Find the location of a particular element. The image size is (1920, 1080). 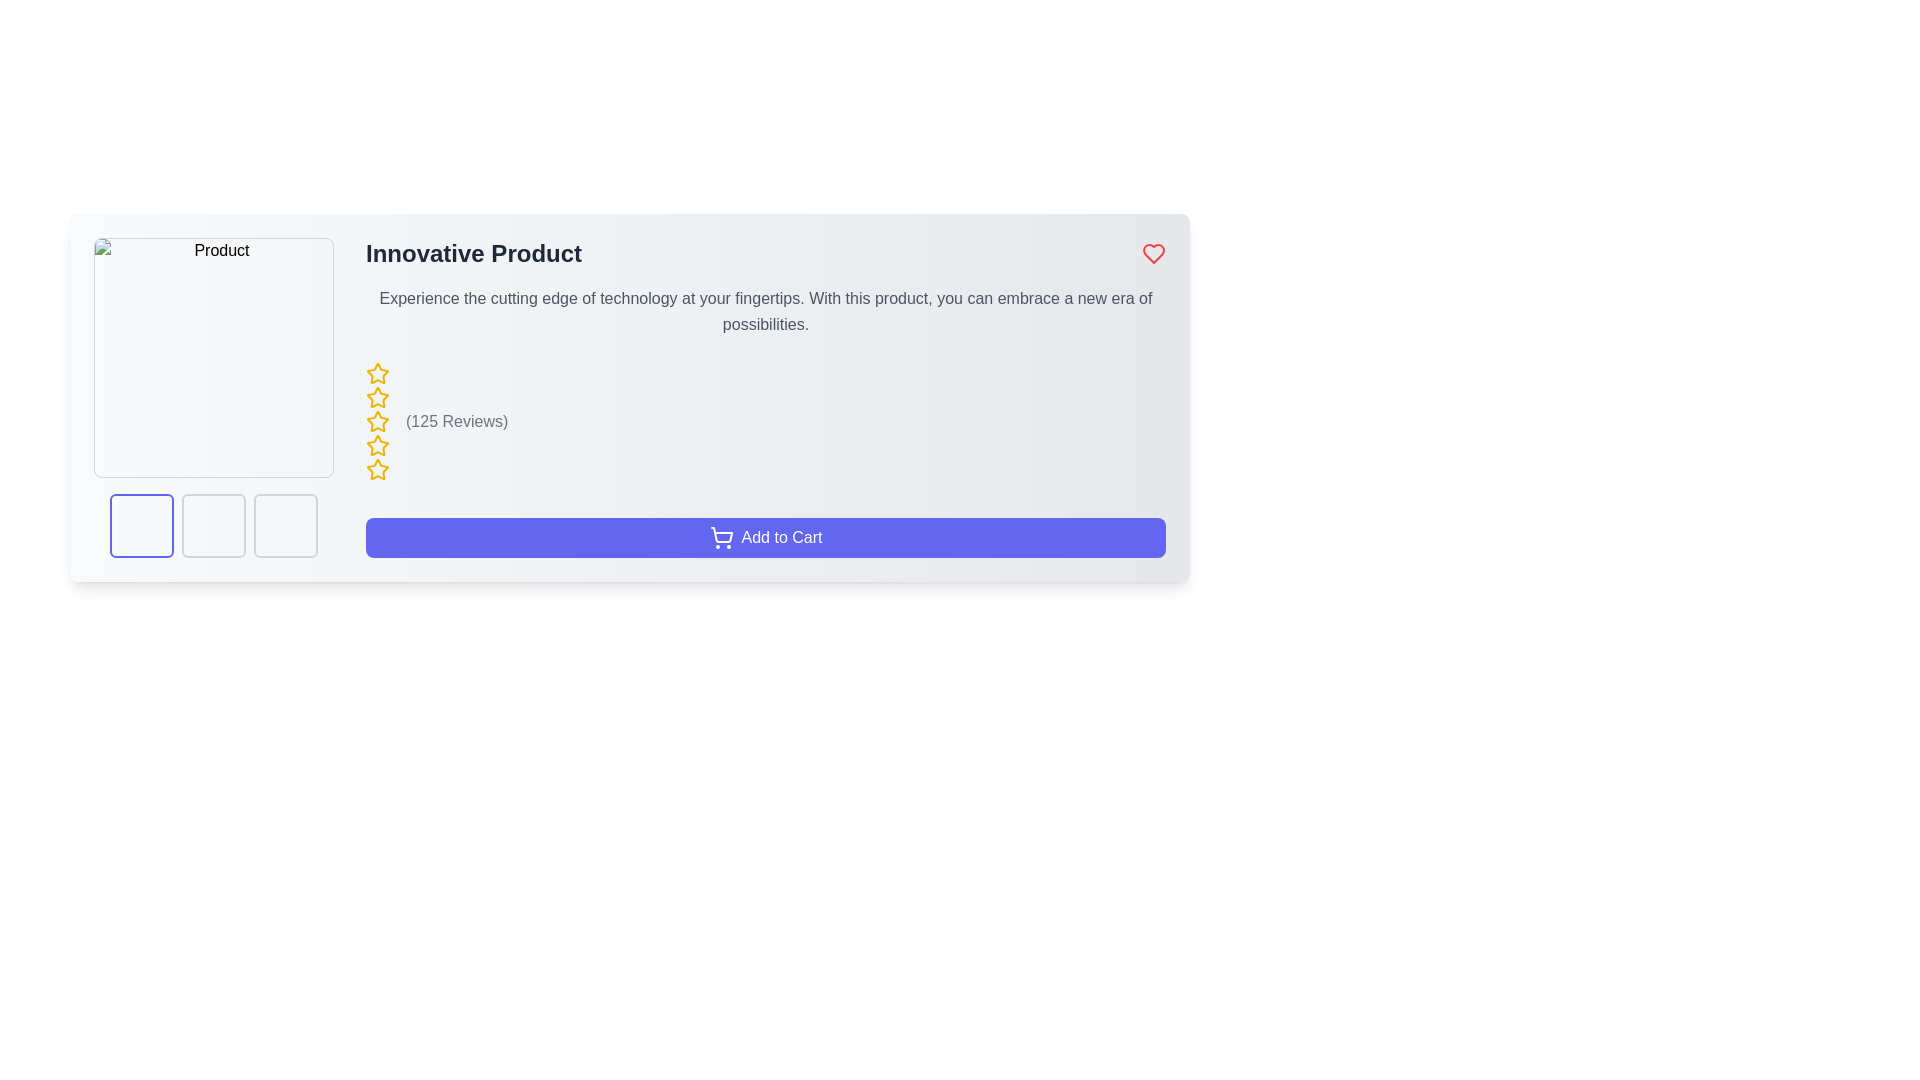

the fourth star in the rating graphic to set a rating is located at coordinates (378, 469).